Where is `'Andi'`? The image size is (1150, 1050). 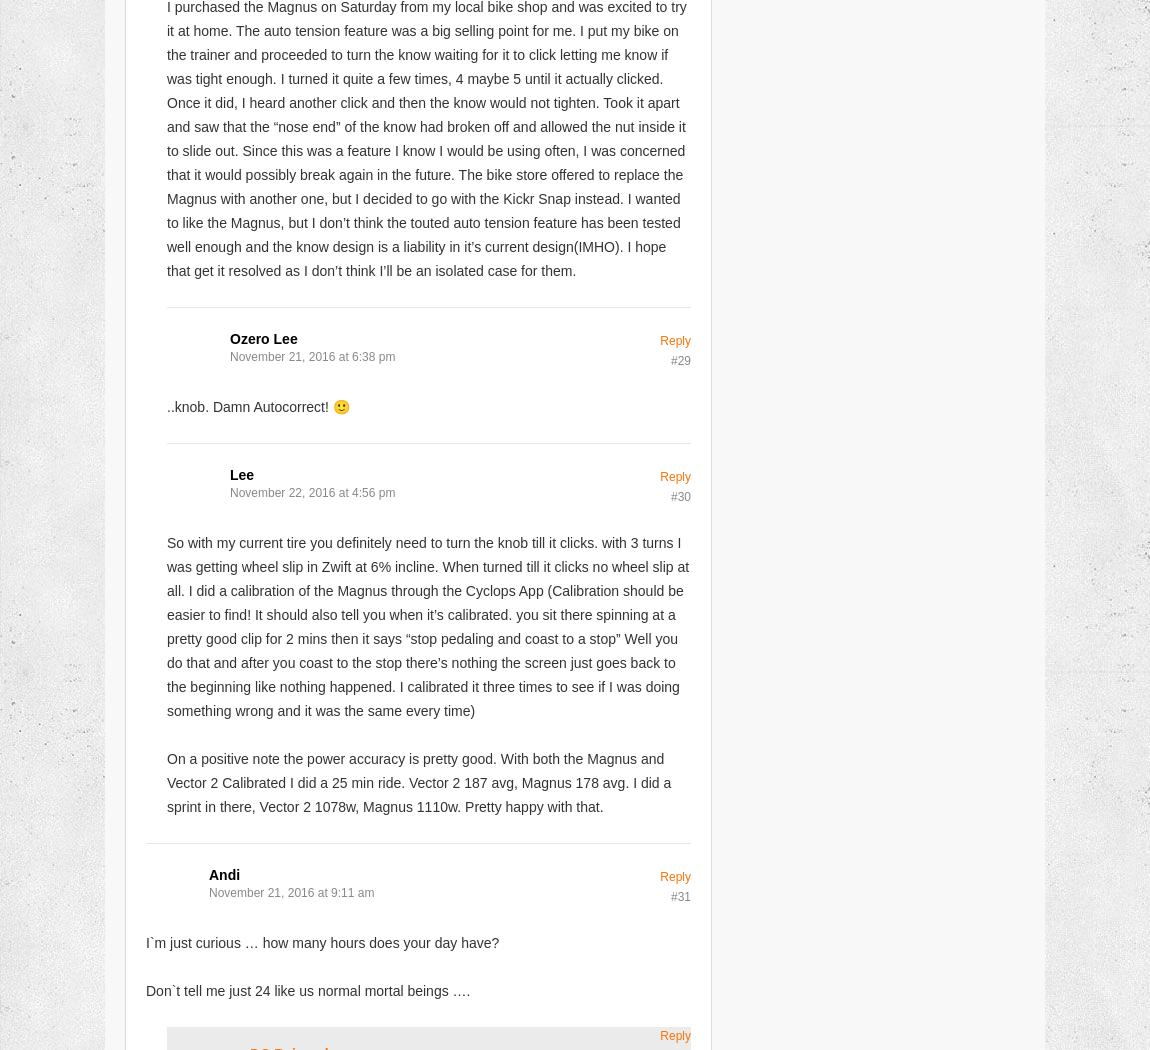
'Andi' is located at coordinates (223, 873).